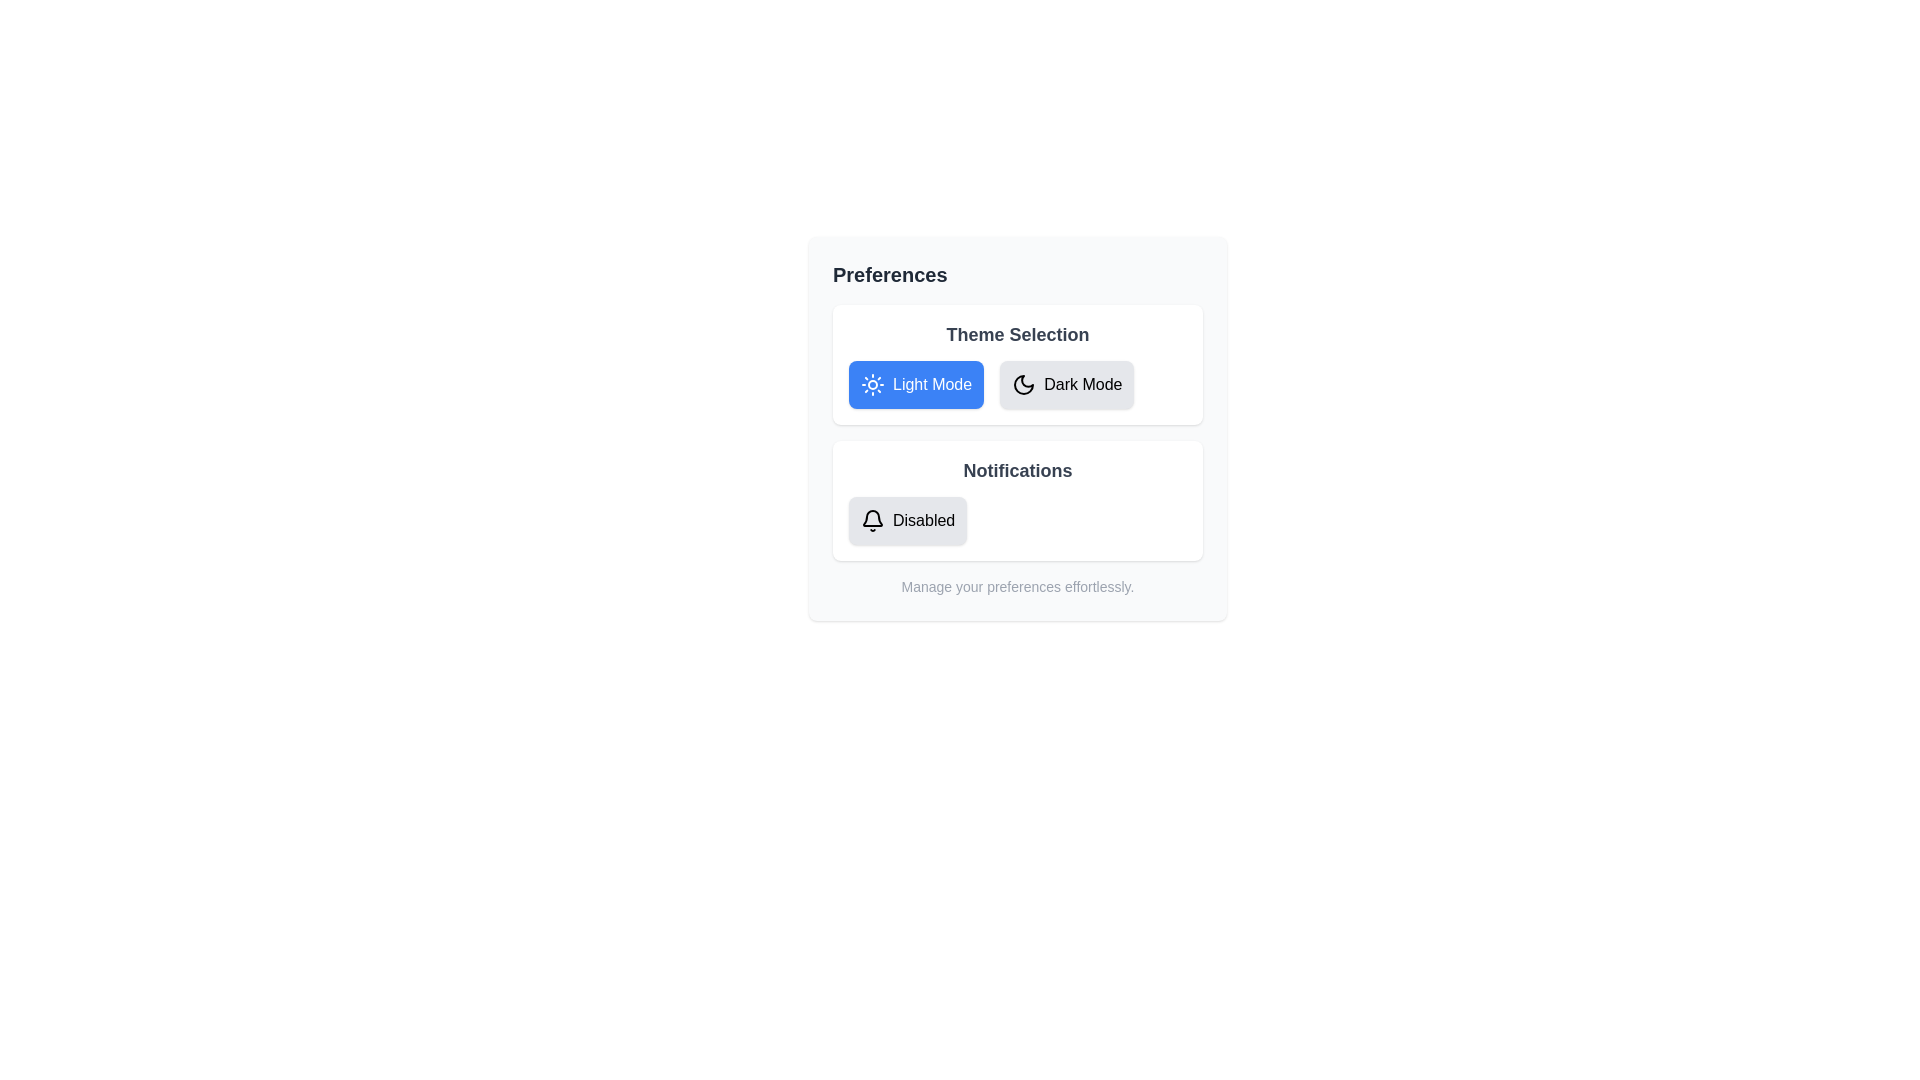 The image size is (1920, 1080). I want to click on the 'Light Mode' or 'Dark Mode' button within the 'Theme Selection' interactive card, so click(1017, 365).